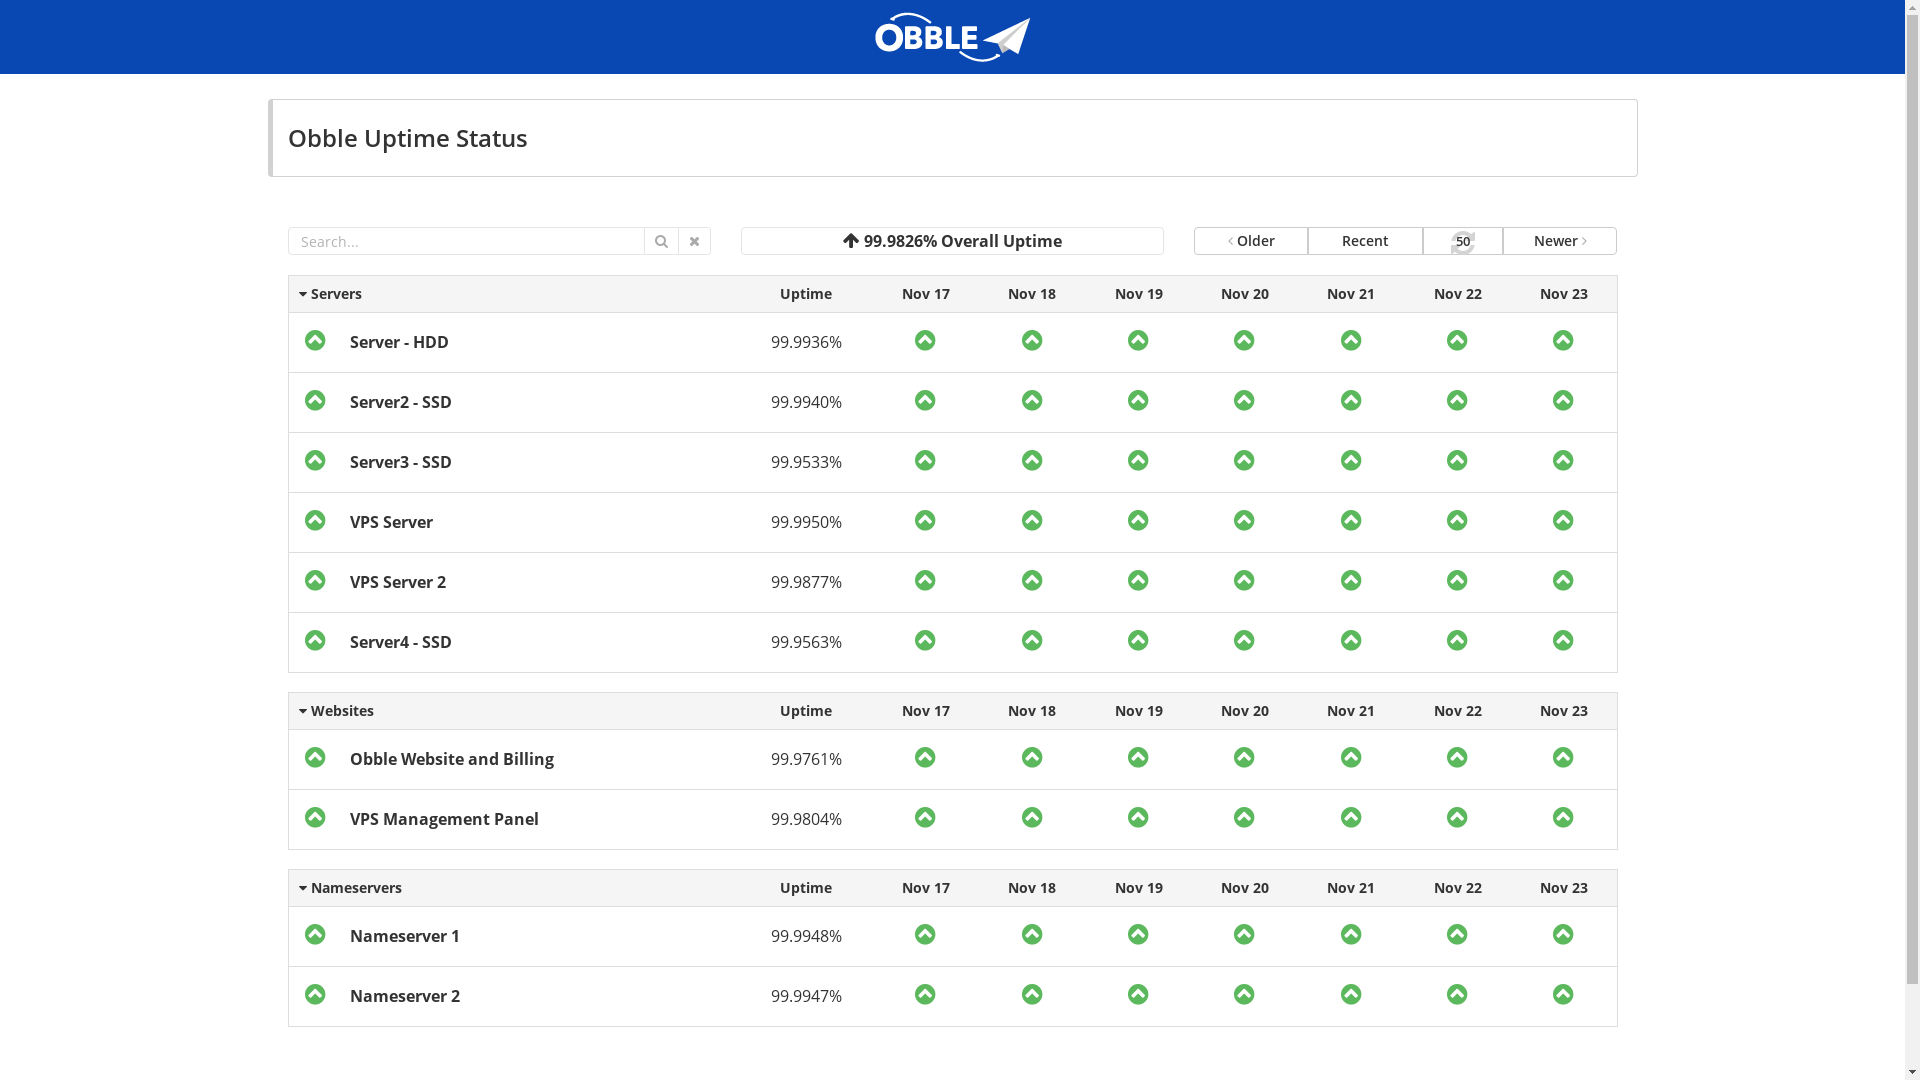  What do you see at coordinates (806, 462) in the screenshot?
I see `'99.9533%'` at bounding box center [806, 462].